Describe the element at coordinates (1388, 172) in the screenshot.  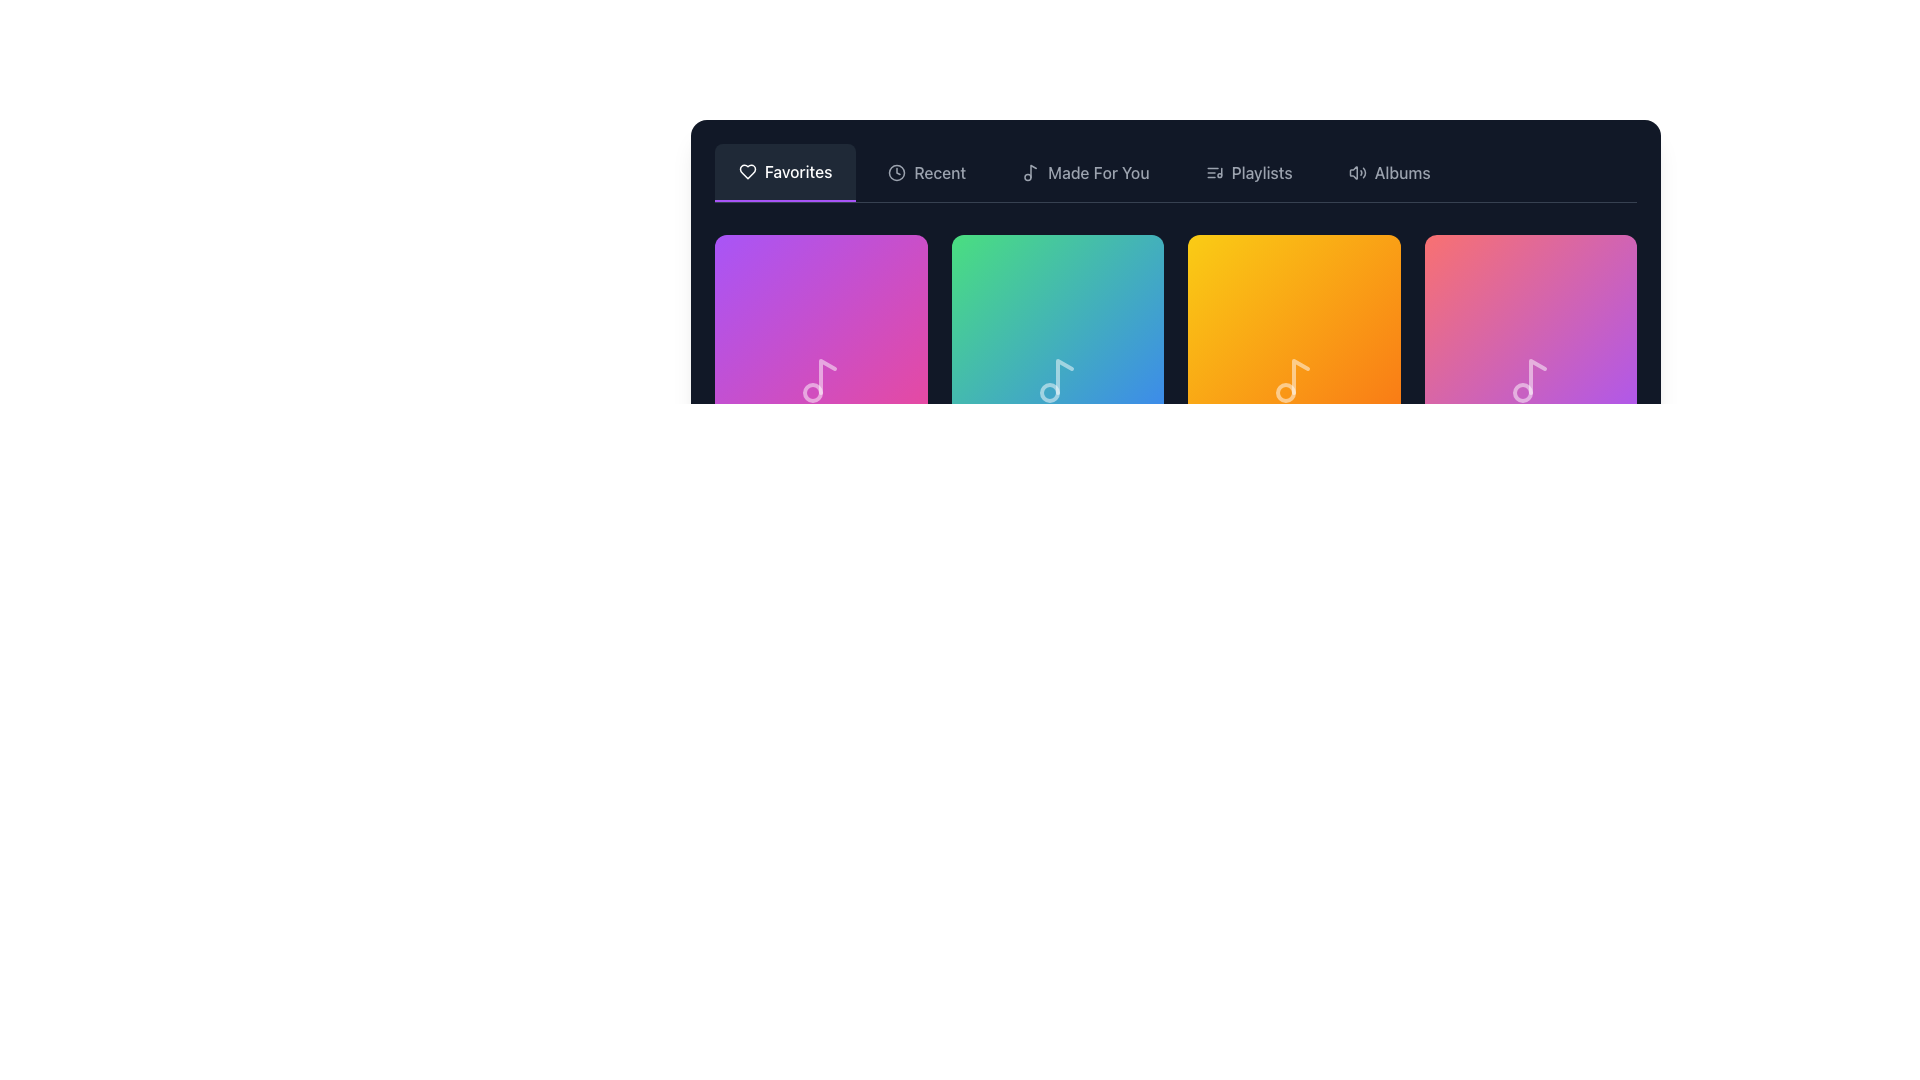
I see `the 'Albums' tab in the horizontal navigation bar to activate its hover effects, which include changes in background and font color` at that location.